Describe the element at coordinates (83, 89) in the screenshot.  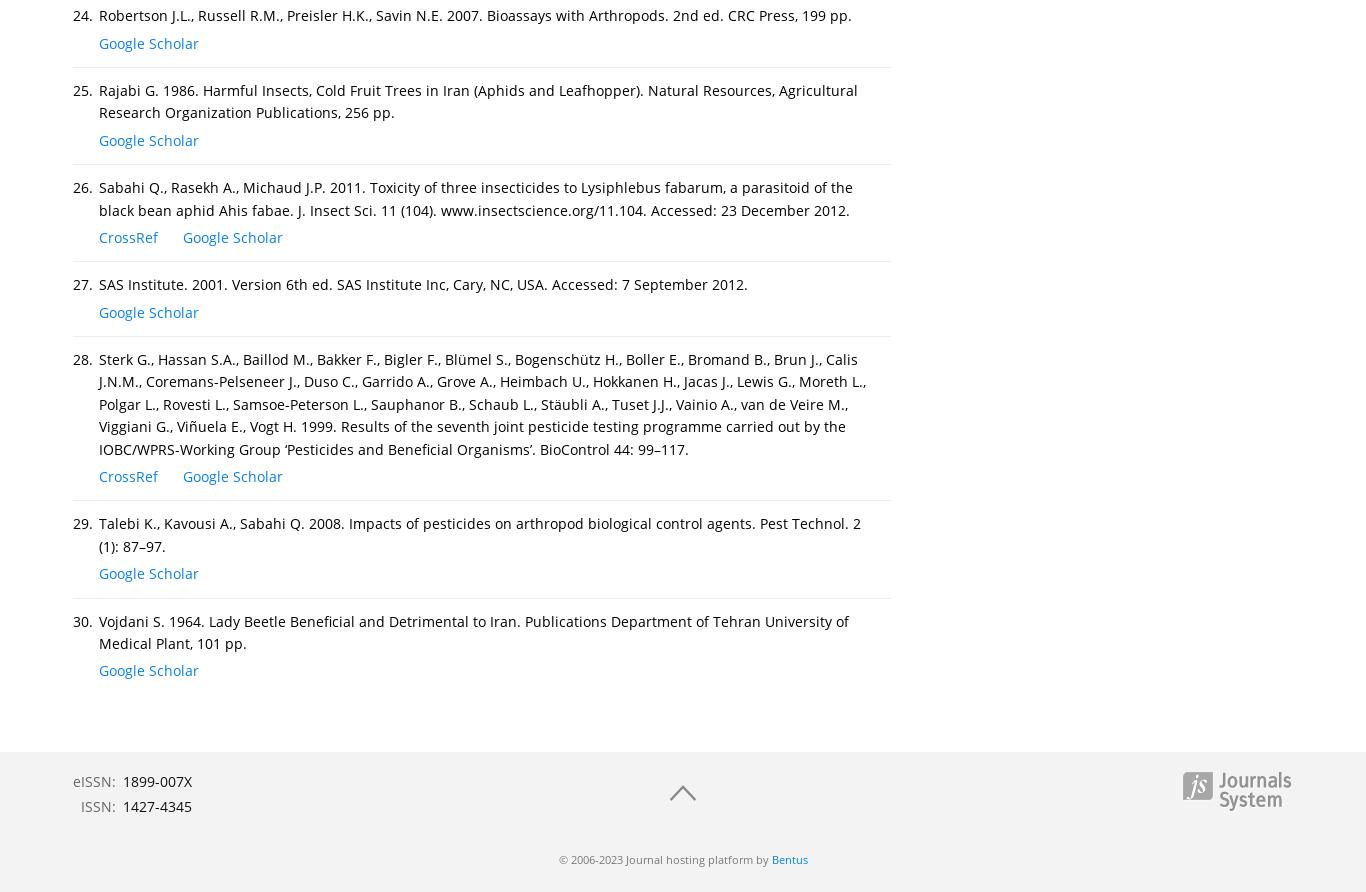
I see `'25.'` at that location.